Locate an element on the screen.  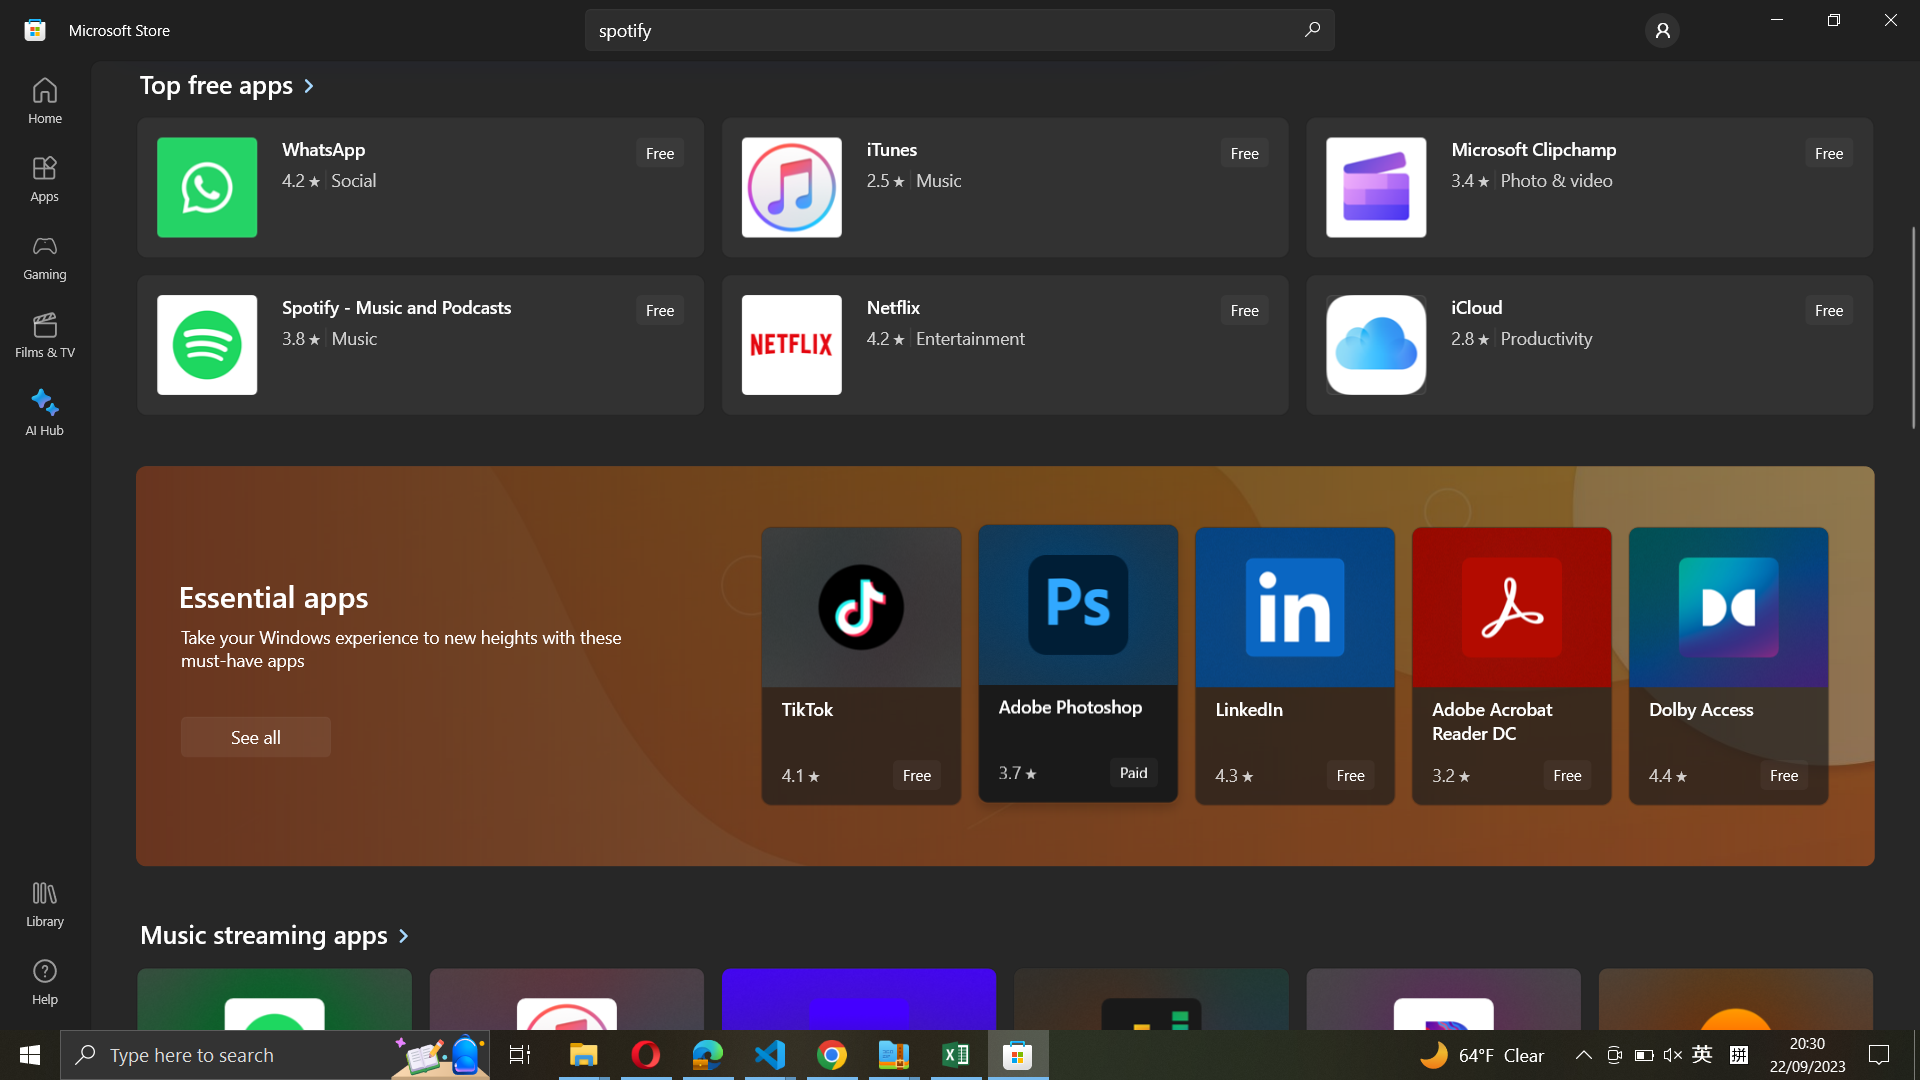
Top Free Apps is located at coordinates (228, 87).